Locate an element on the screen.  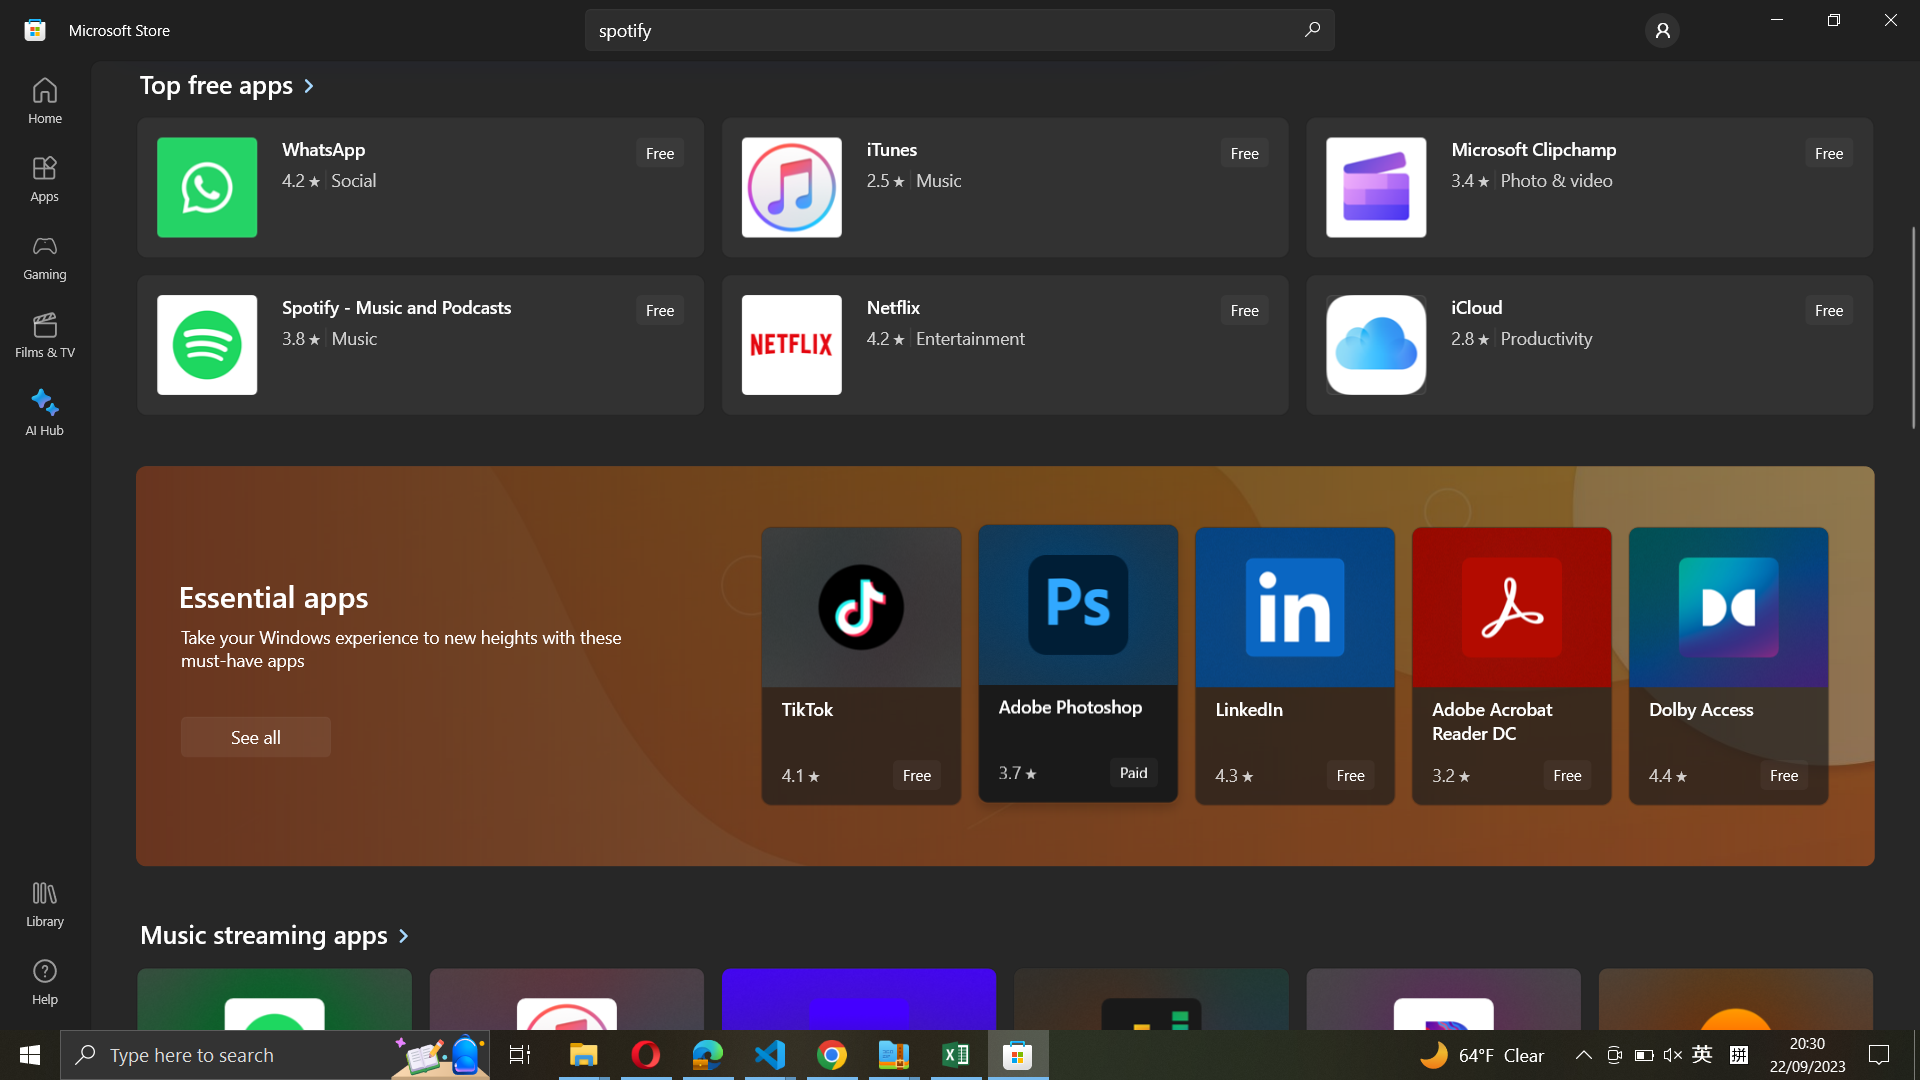
Top Free Apps is located at coordinates (228, 87).